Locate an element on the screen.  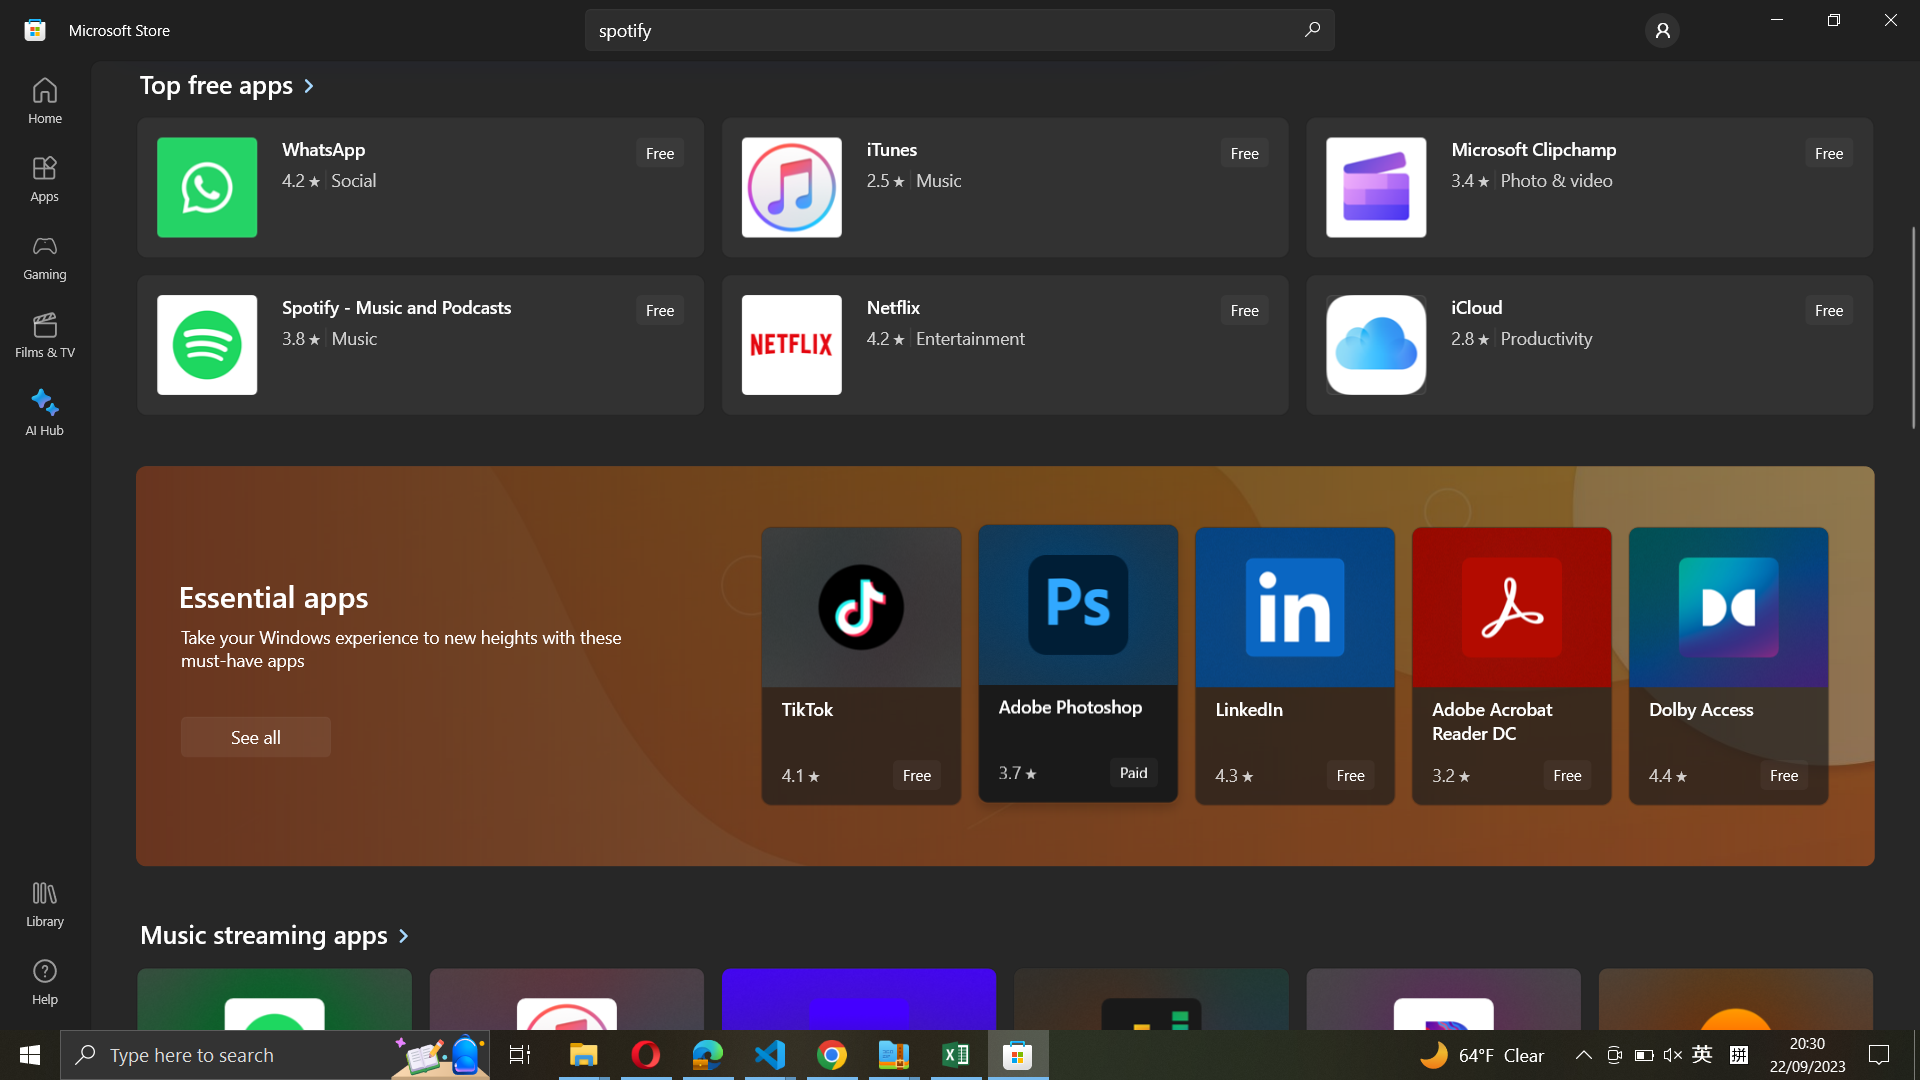
Top Free Apps is located at coordinates (228, 87).